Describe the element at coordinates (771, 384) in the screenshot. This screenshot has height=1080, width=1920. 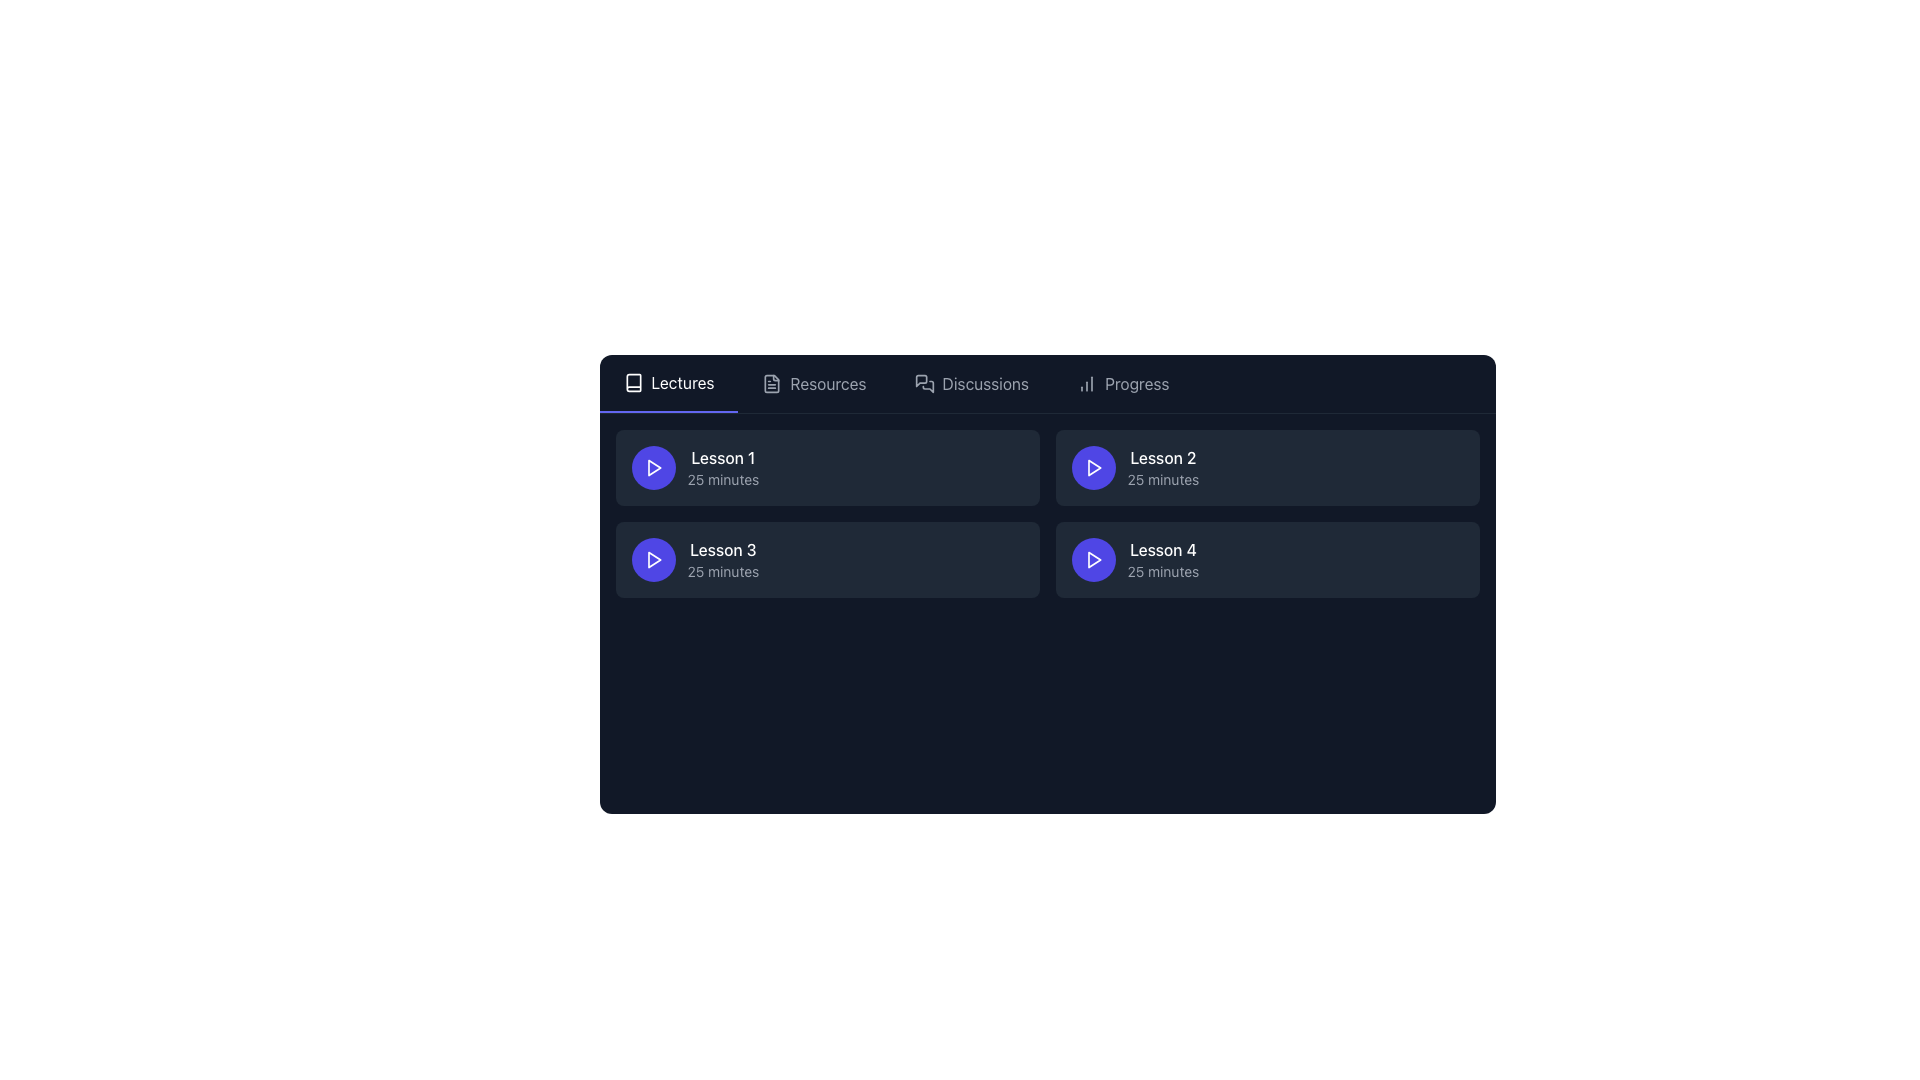
I see `the 'Resources' tab by navigating the keyboard to the small document icon located to the left of the 'Resources' label in the toolbar` at that location.